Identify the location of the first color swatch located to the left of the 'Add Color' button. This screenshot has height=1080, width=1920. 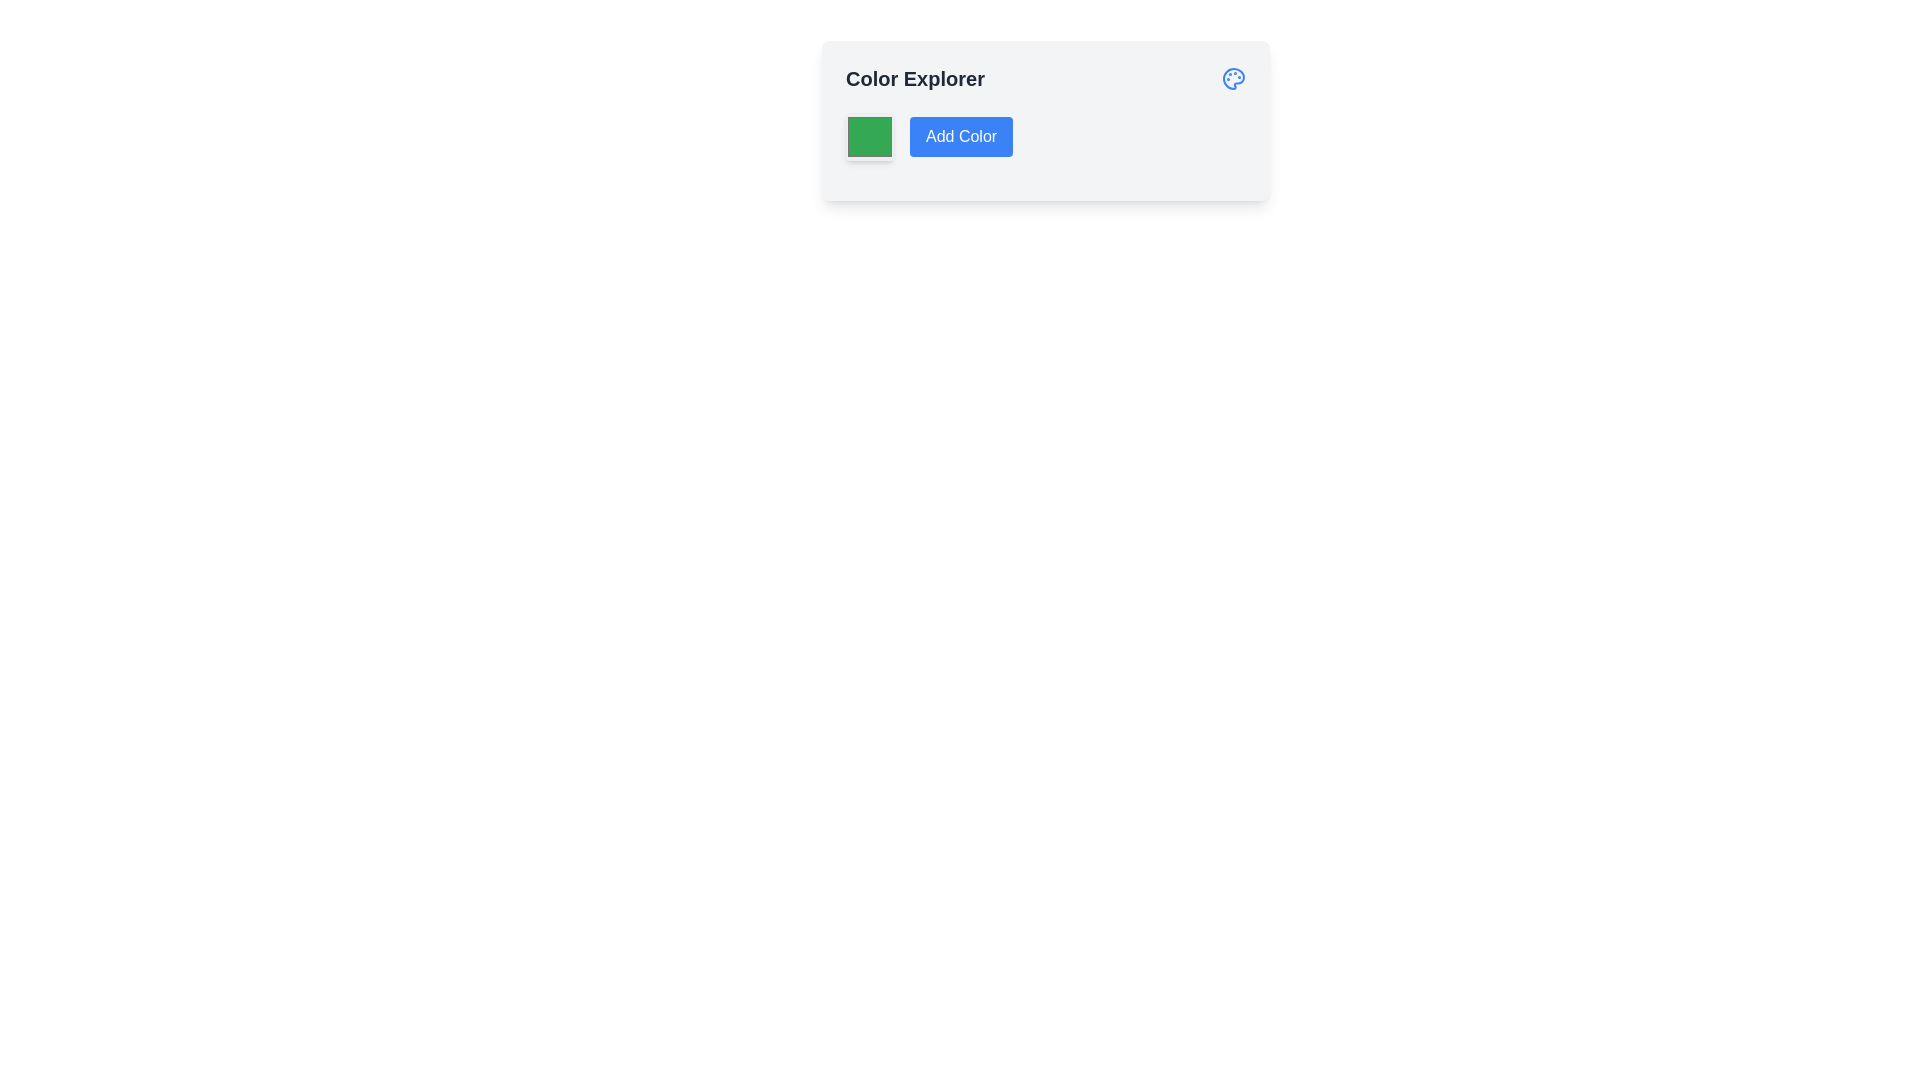
(869, 136).